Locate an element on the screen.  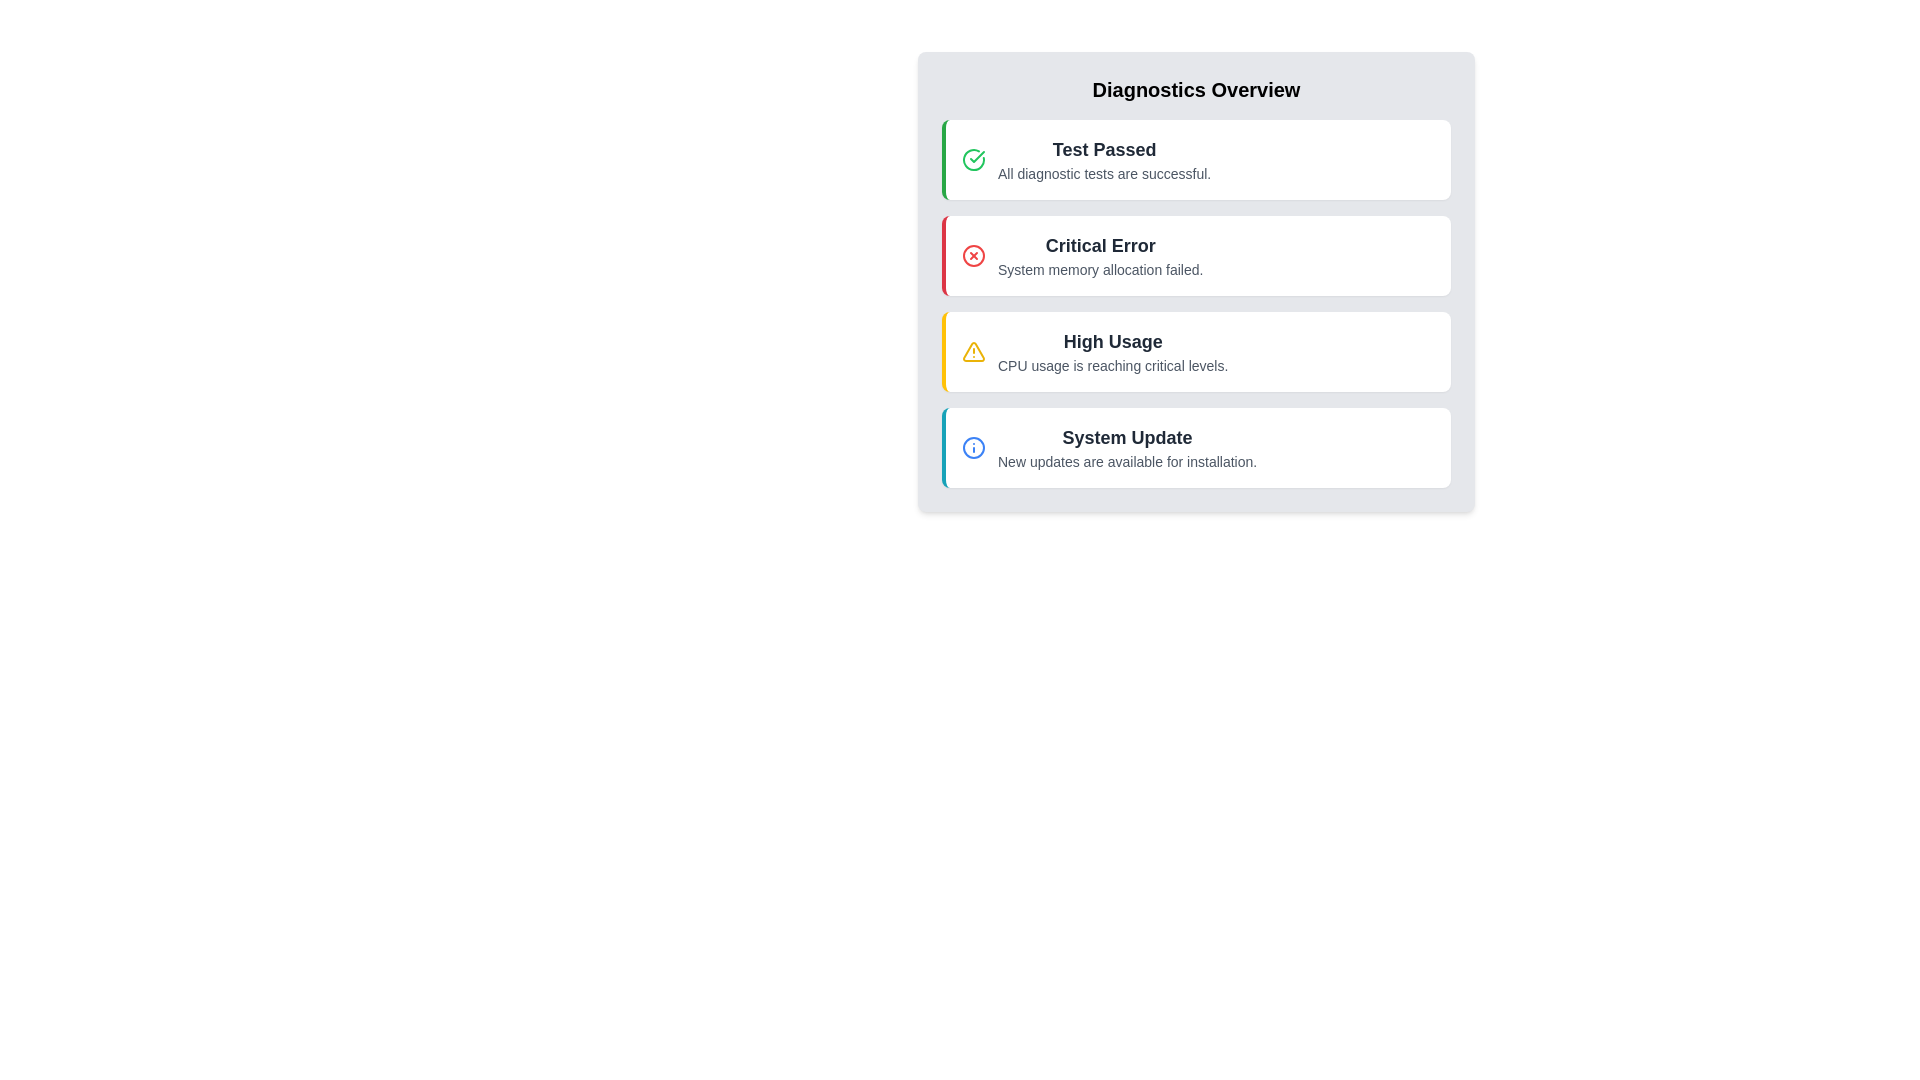
the alert icon indicating high CPU usage, which is a triangle located adjacent to the label 'High Usage' in the diagnostics overview panel is located at coordinates (974, 350).